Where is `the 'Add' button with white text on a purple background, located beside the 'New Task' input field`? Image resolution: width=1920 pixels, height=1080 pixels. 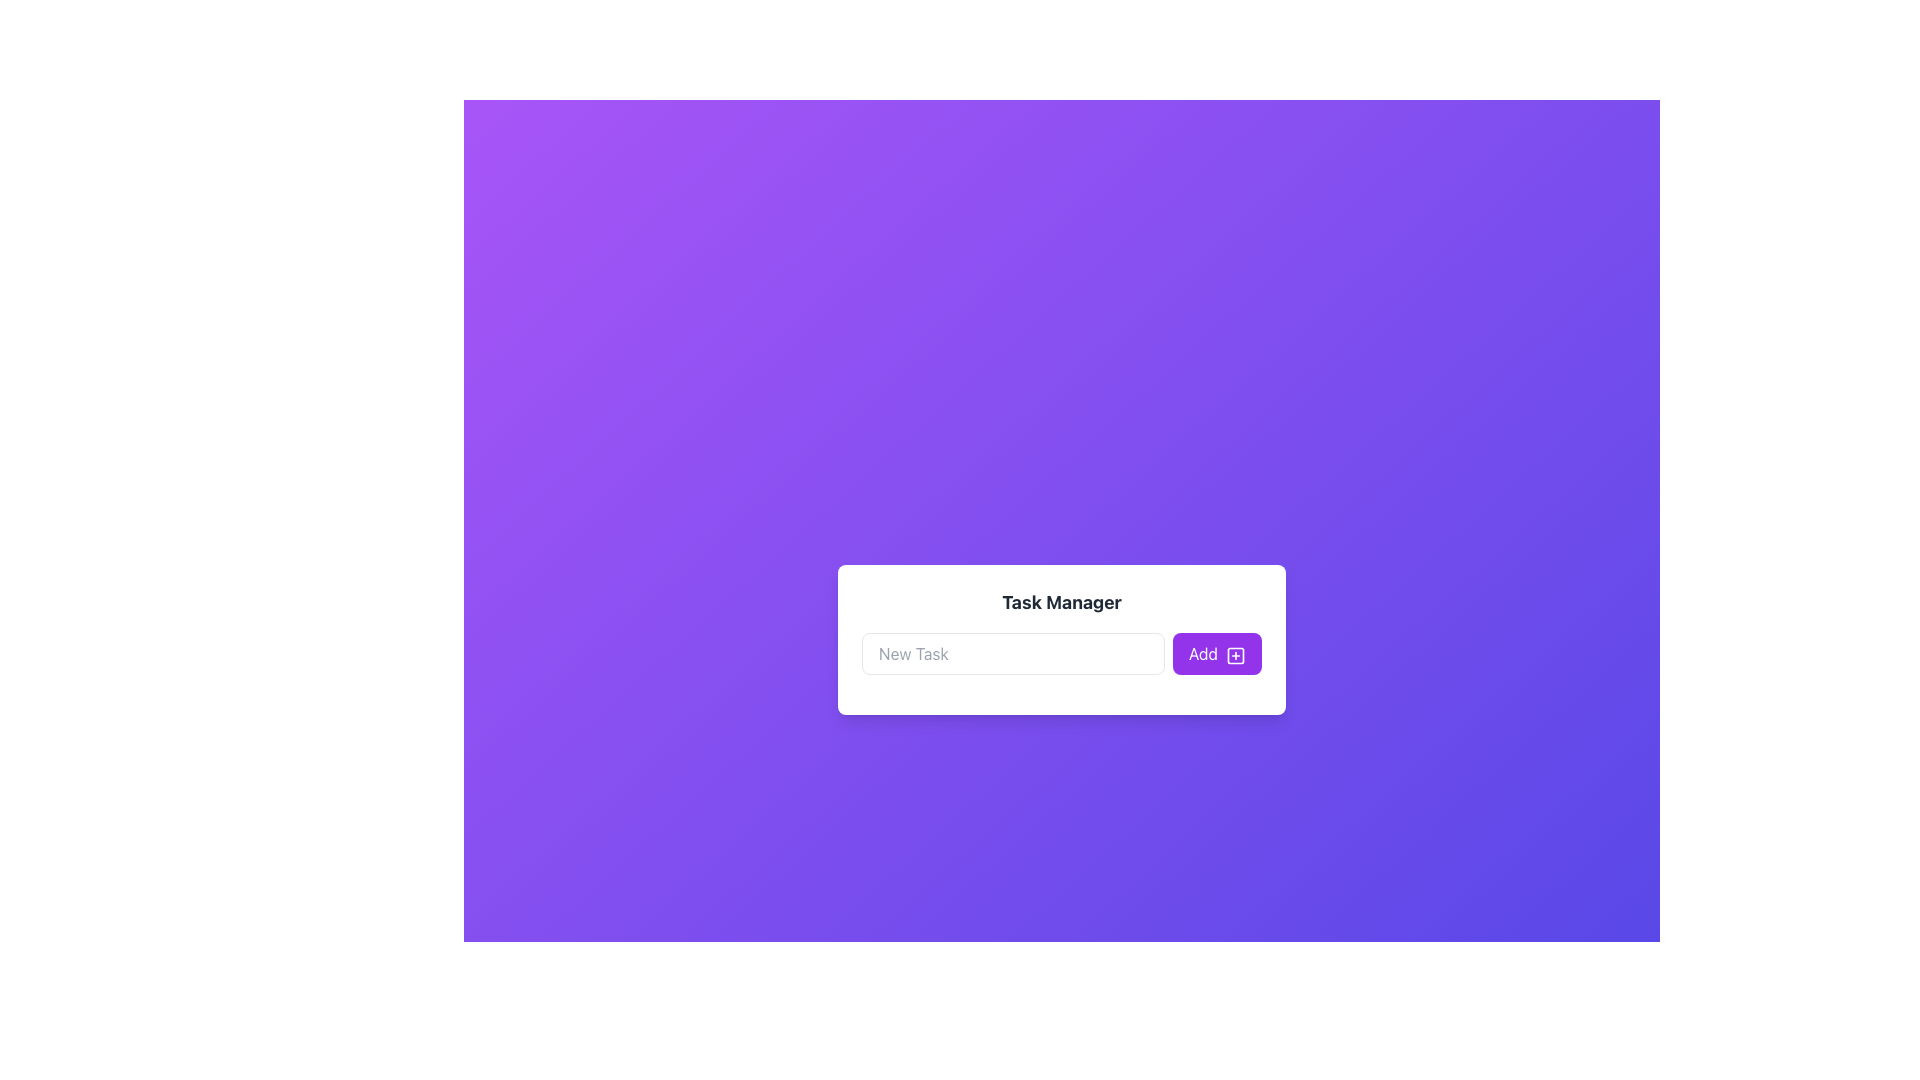
the 'Add' button with white text on a purple background, located beside the 'New Task' input field is located at coordinates (1216, 654).